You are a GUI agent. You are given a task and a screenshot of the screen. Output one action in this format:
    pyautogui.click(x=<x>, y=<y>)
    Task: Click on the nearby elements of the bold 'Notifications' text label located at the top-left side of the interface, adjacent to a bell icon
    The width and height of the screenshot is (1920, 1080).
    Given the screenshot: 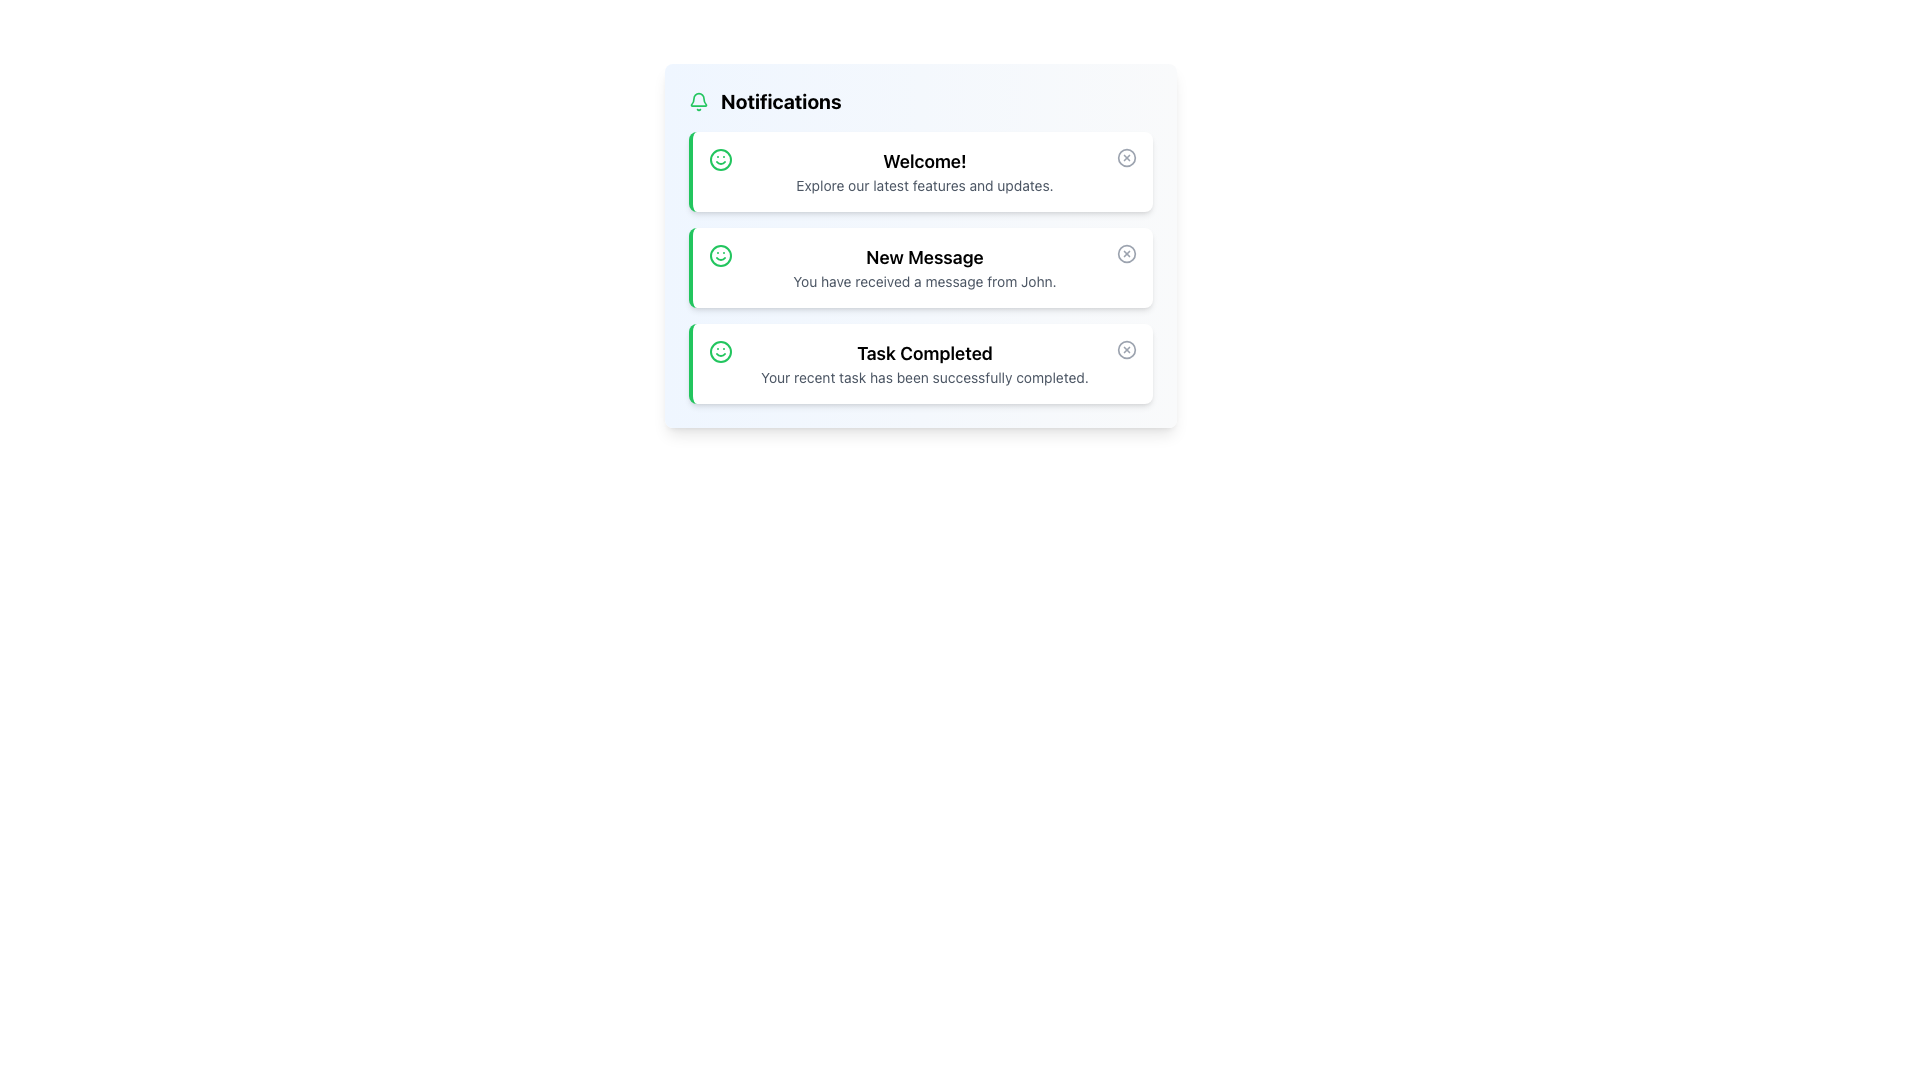 What is the action you would take?
    pyautogui.click(x=780, y=101)
    